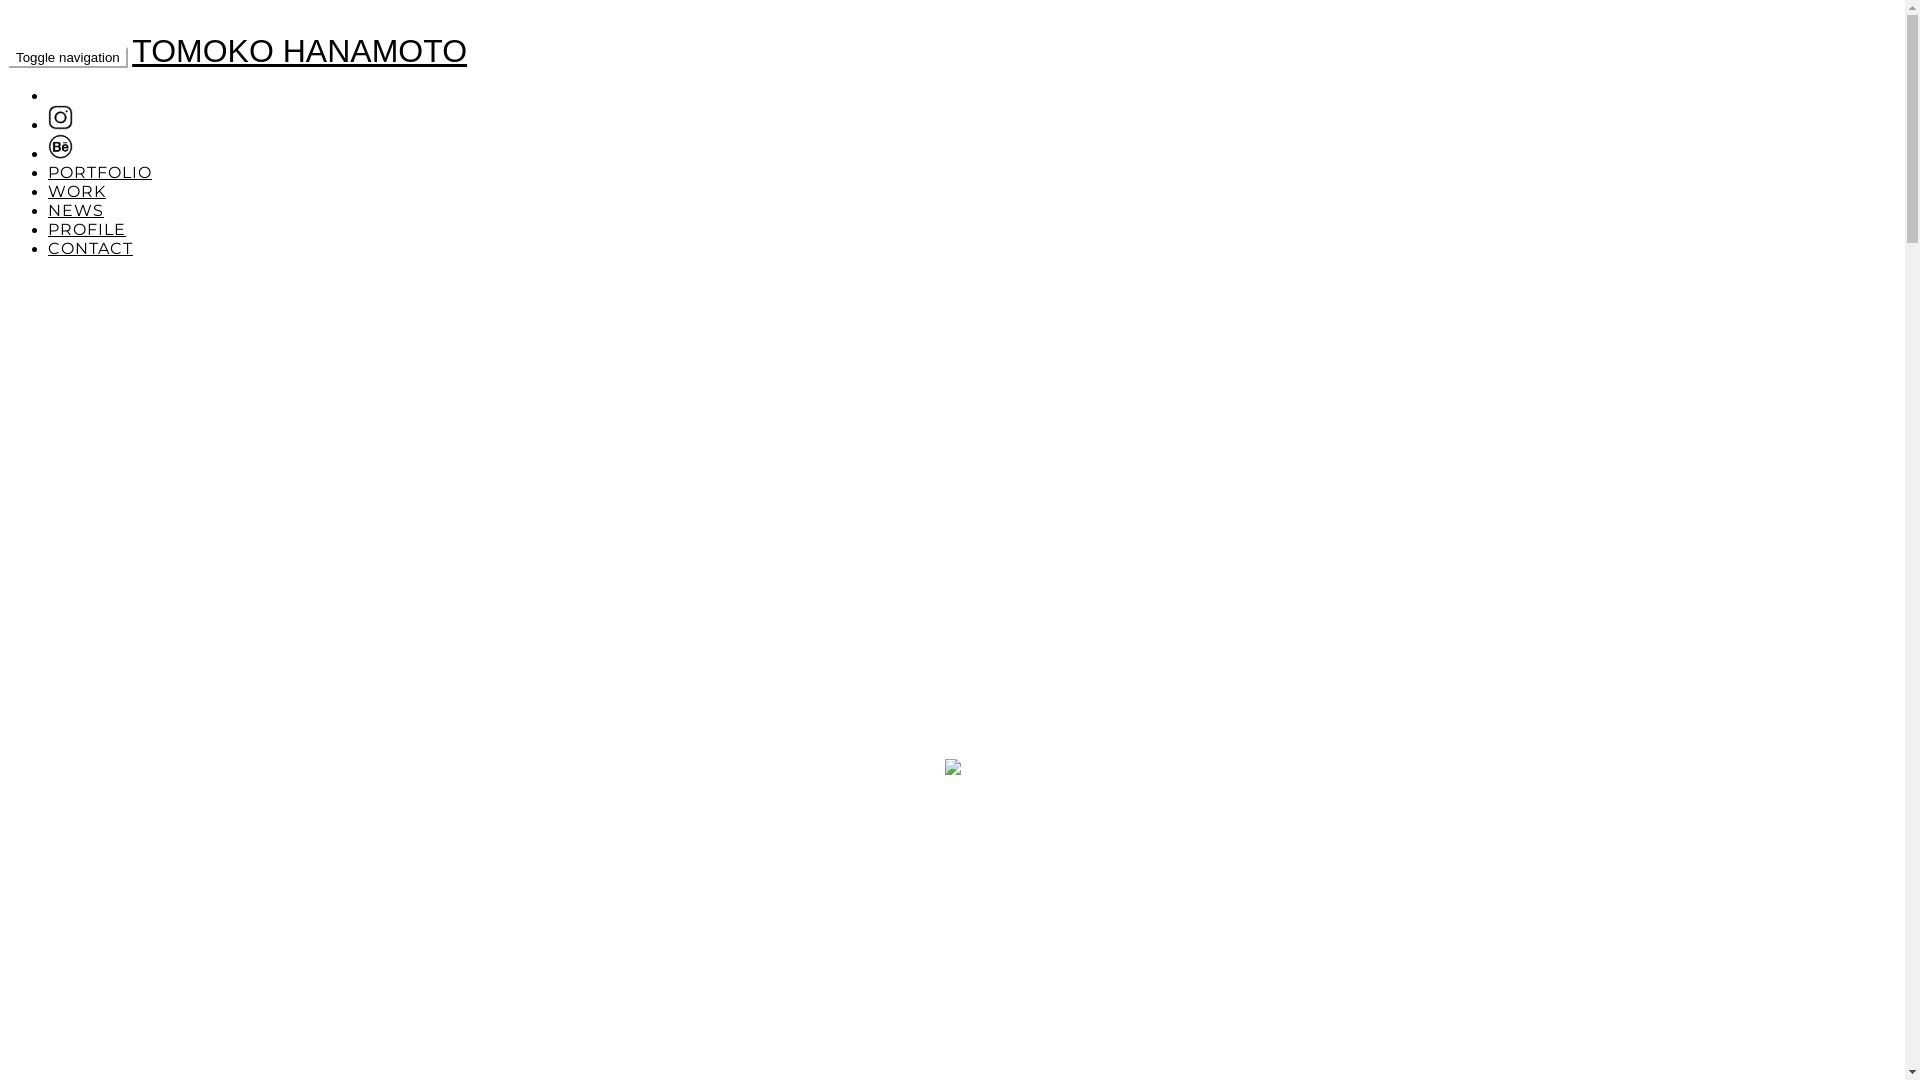 The width and height of the screenshot is (1920, 1080). I want to click on 'TOMOKO HANAMOTO', so click(298, 49).